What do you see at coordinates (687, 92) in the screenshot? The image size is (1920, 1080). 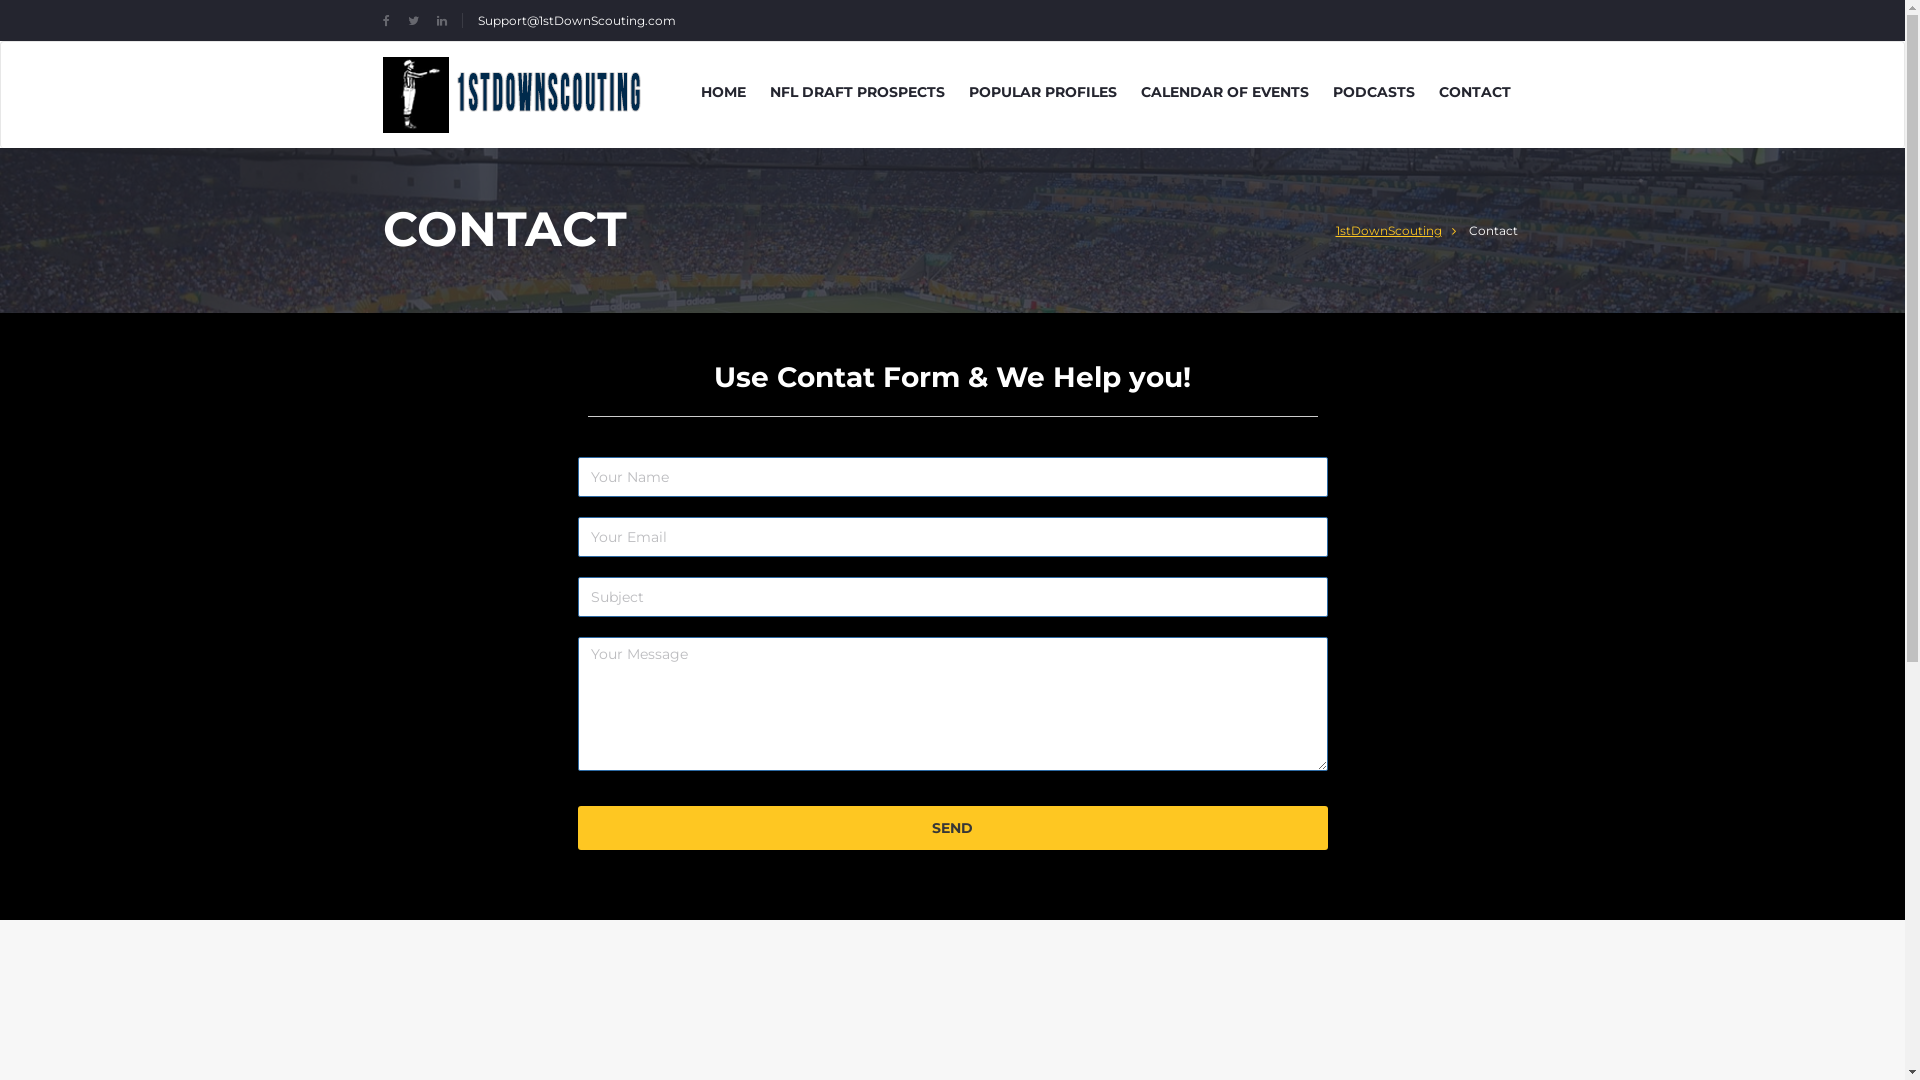 I see `'HOME'` at bounding box center [687, 92].